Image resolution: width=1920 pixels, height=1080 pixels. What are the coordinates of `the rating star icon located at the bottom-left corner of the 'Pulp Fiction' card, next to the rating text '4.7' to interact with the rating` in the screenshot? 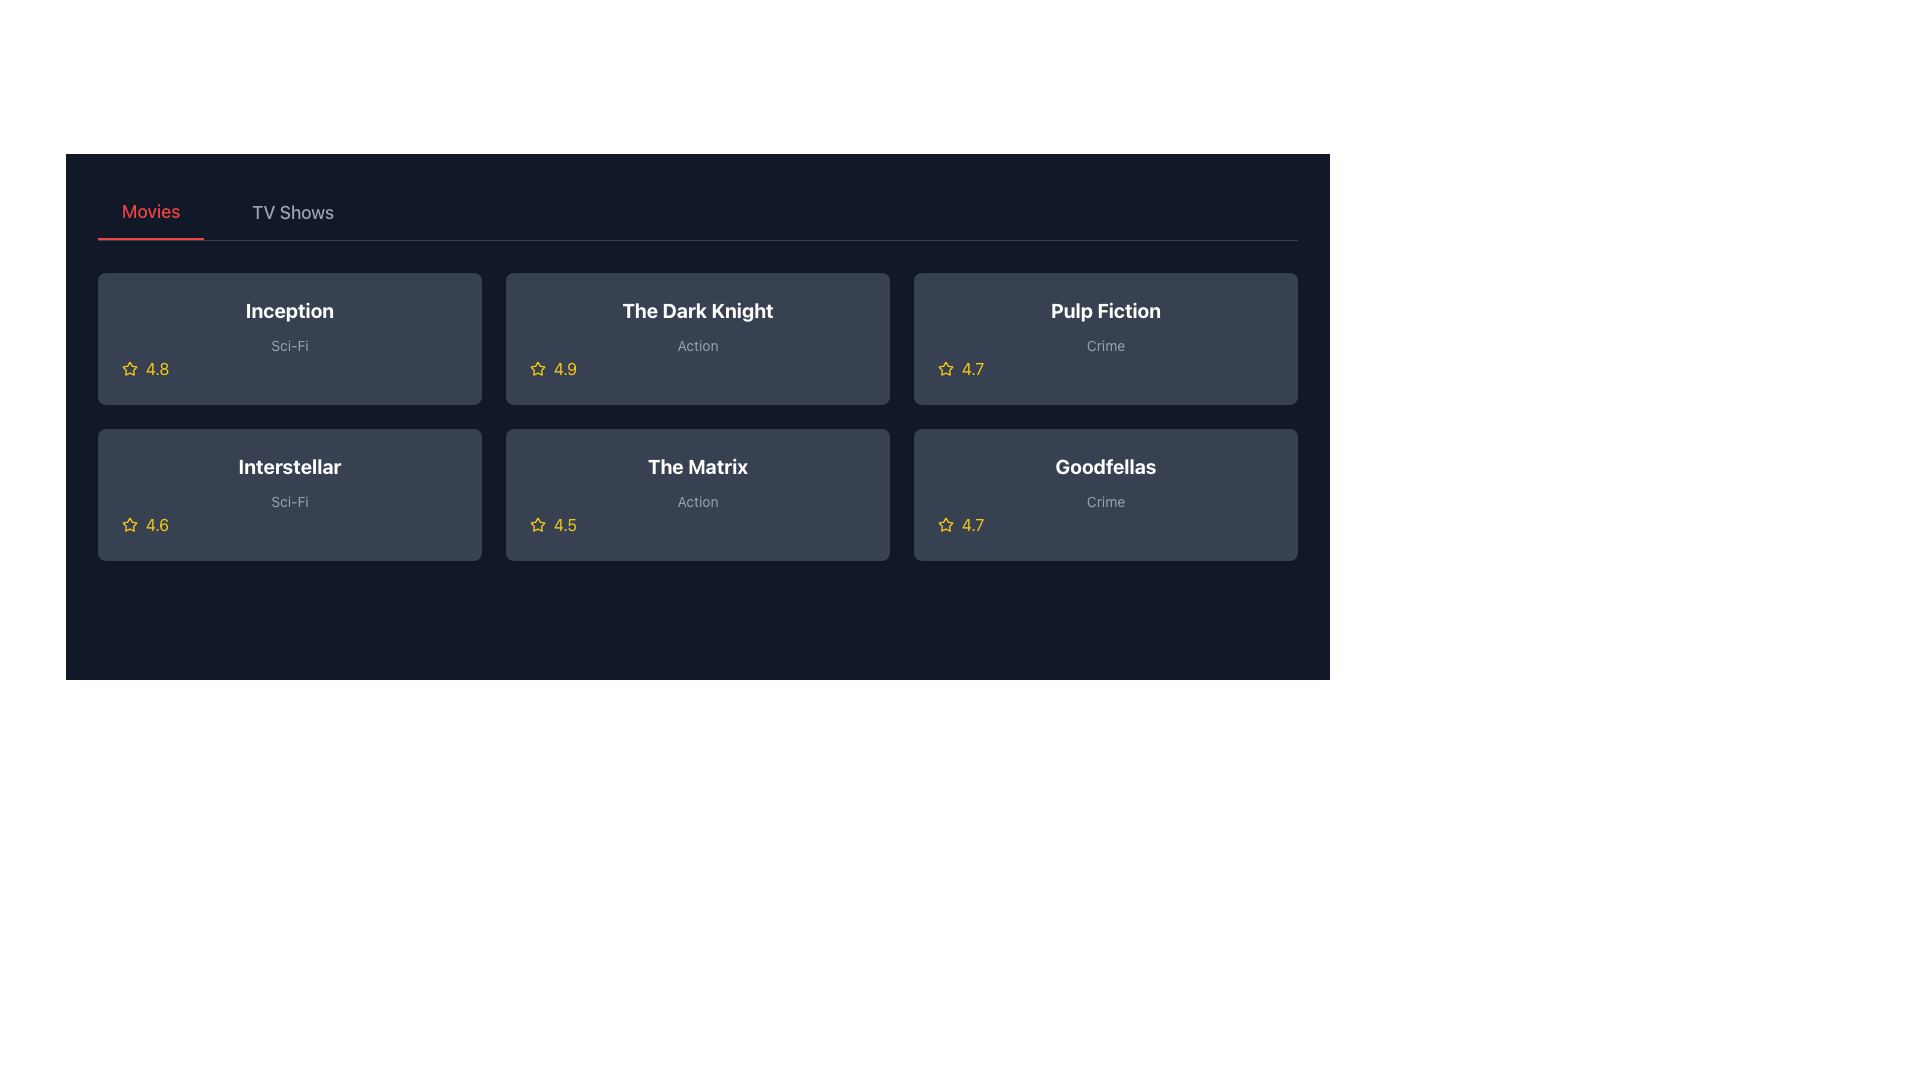 It's located at (944, 368).